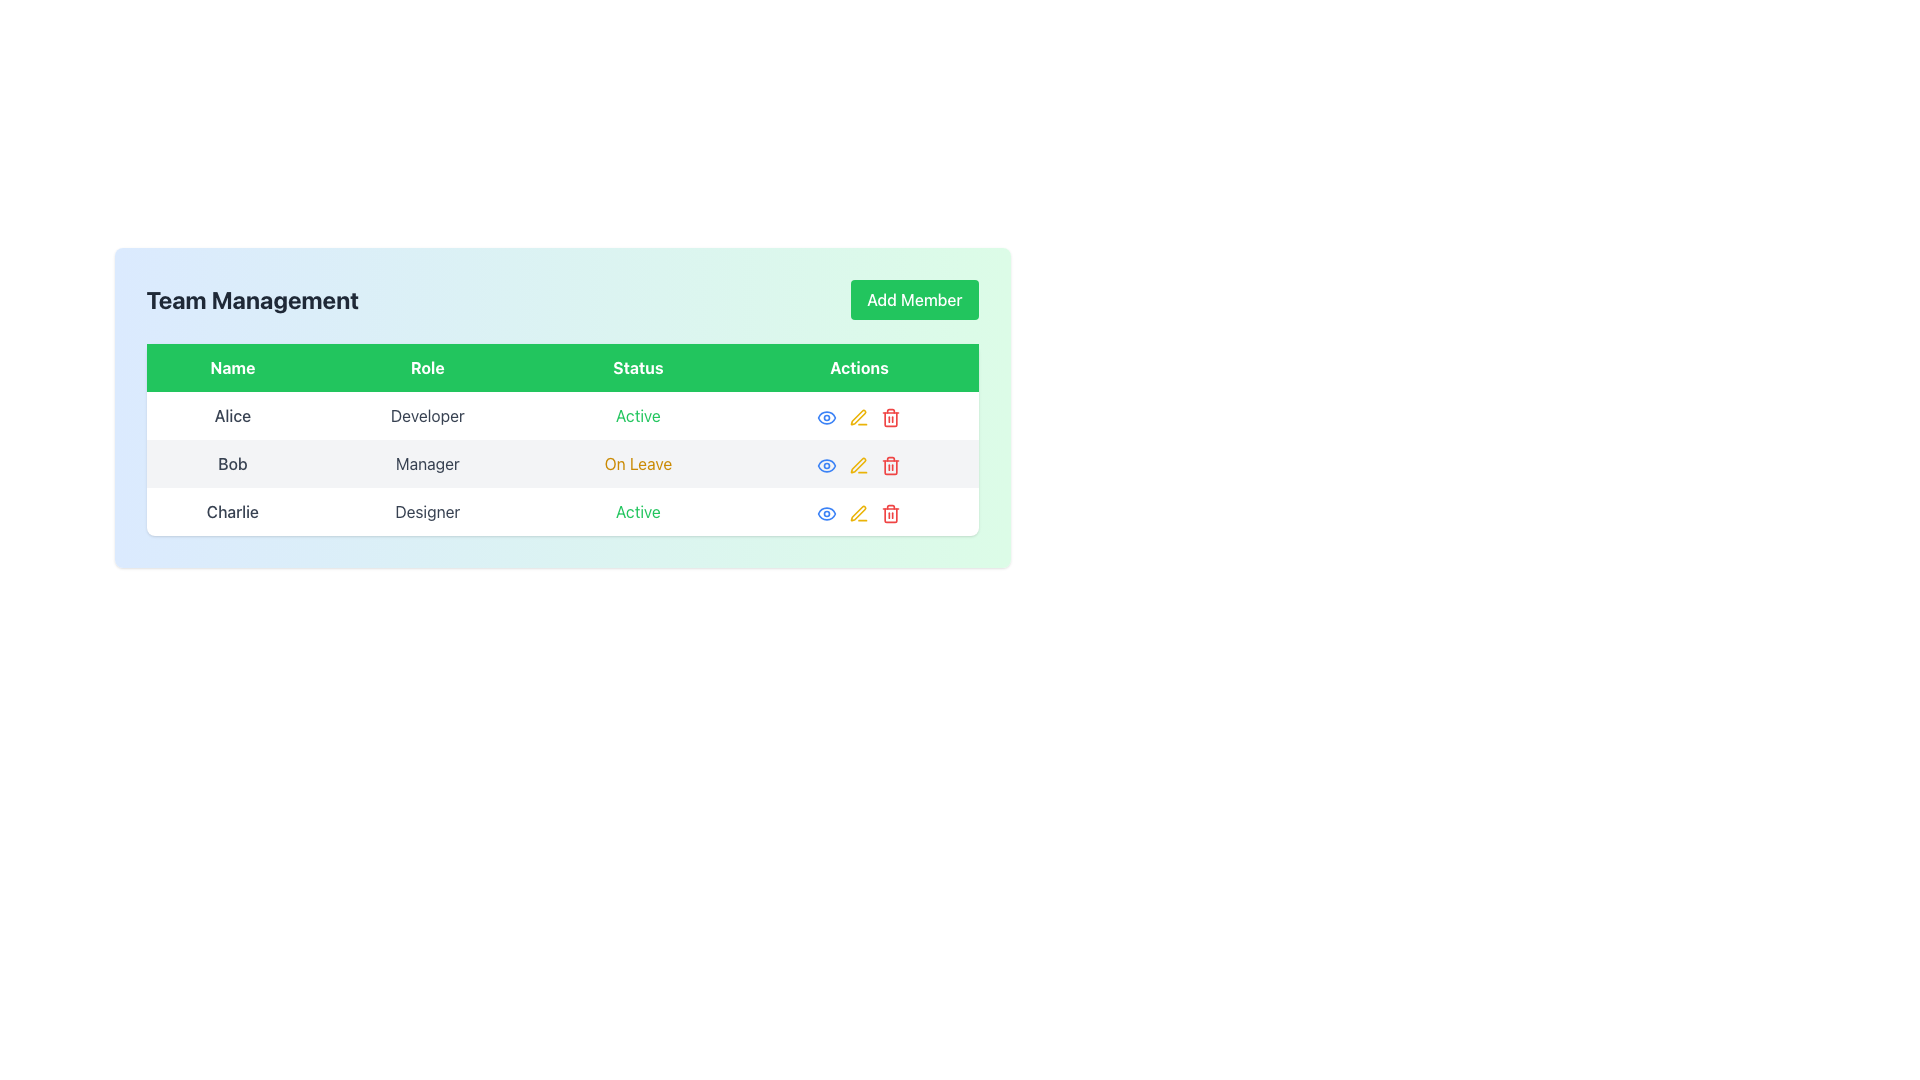  Describe the element at coordinates (859, 465) in the screenshot. I see `the edit icon in the 'Actions' column for the row labeled 'Bob'` at that location.